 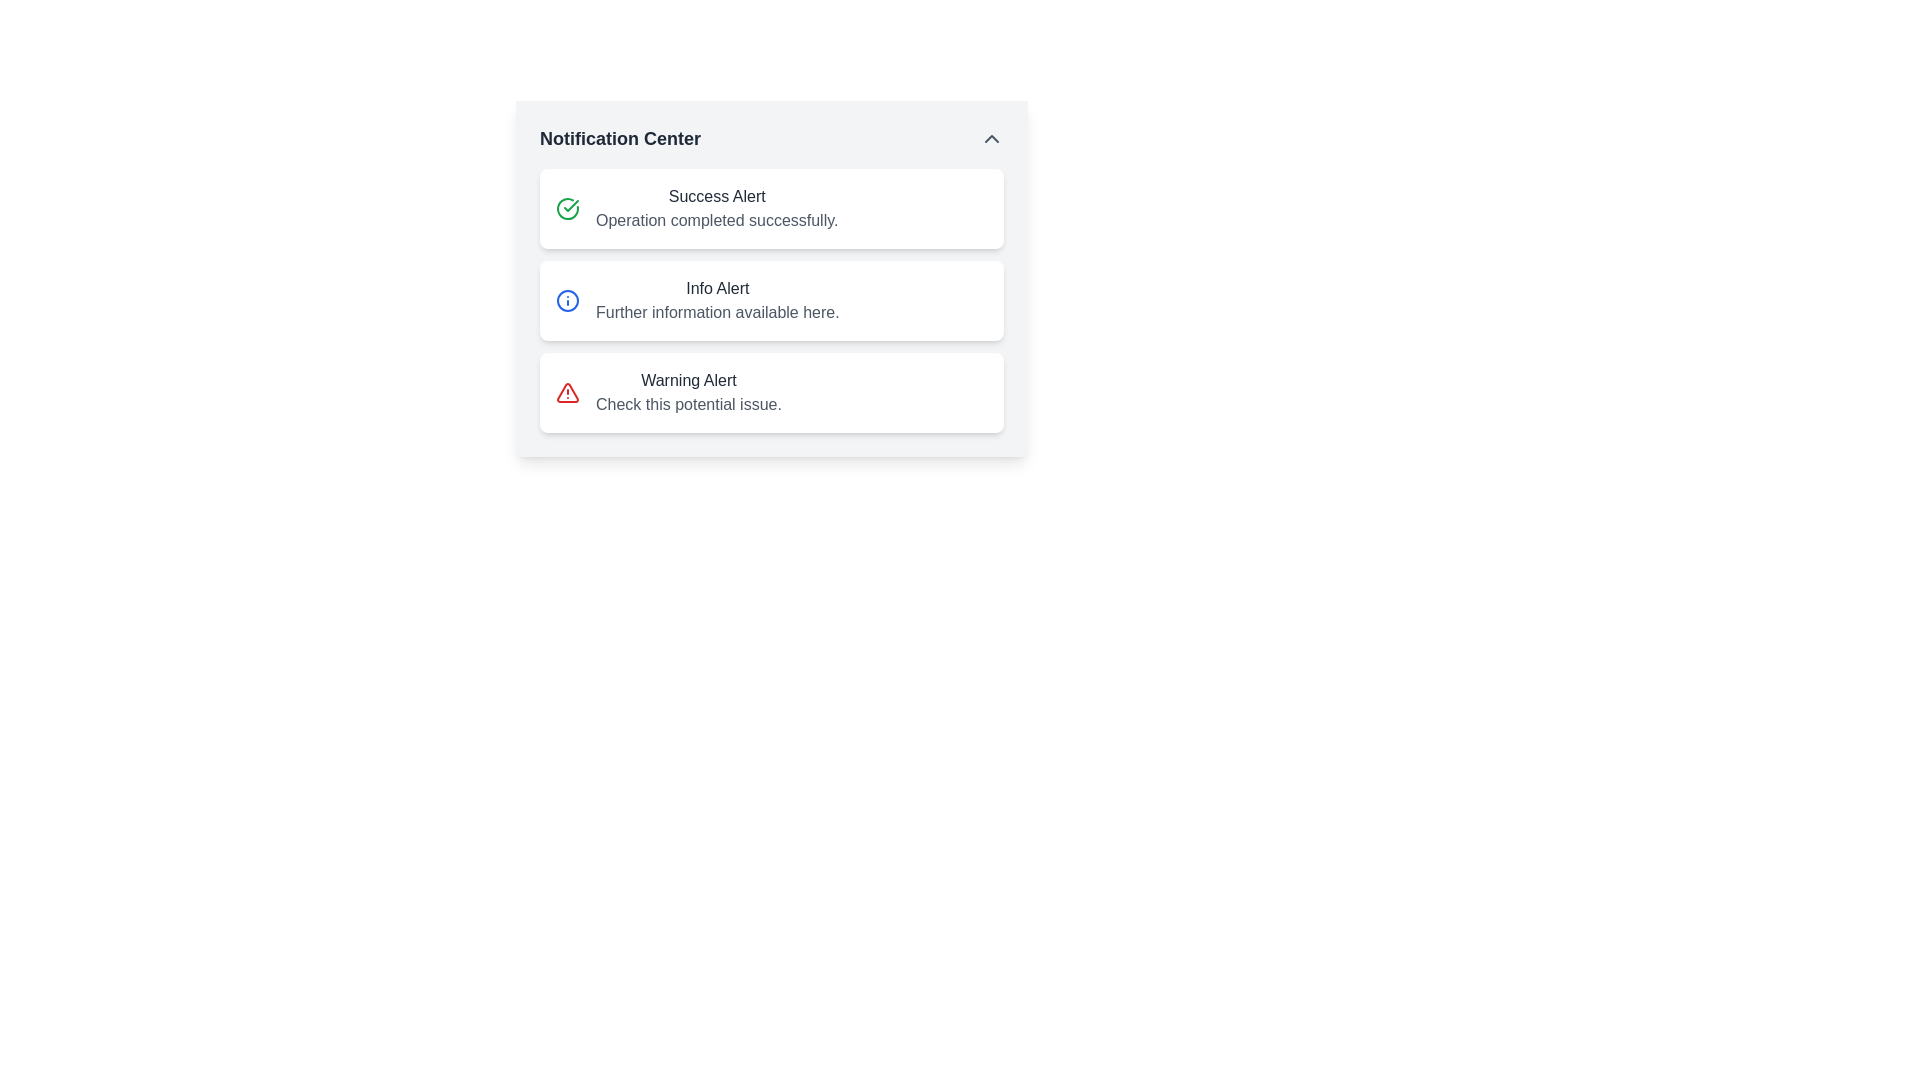 What do you see at coordinates (771, 393) in the screenshot?
I see `the third Notification Card in the Notification Center to inspect the warning message further` at bounding box center [771, 393].